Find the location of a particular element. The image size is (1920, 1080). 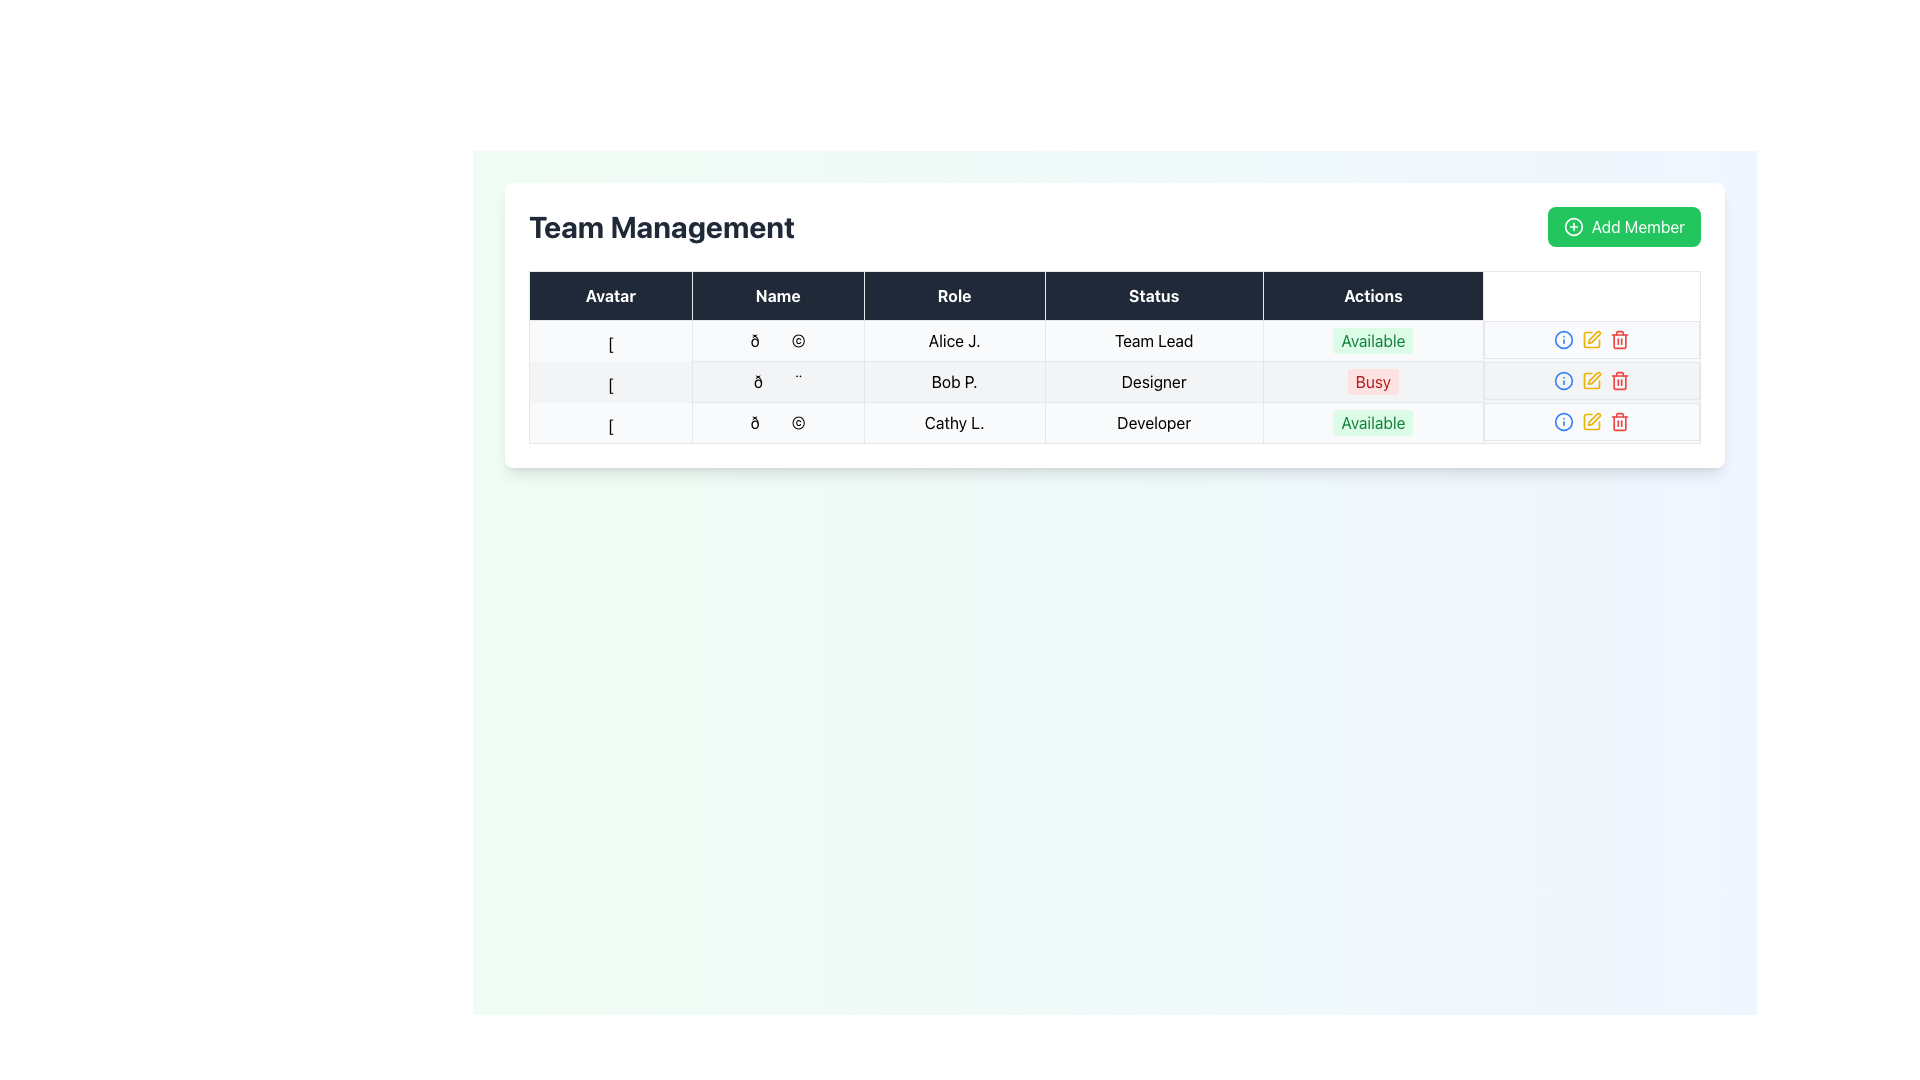

the central circular graphic component within the green 'Add Member' button, which serves as an indicator for adding a member is located at coordinates (1572, 226).